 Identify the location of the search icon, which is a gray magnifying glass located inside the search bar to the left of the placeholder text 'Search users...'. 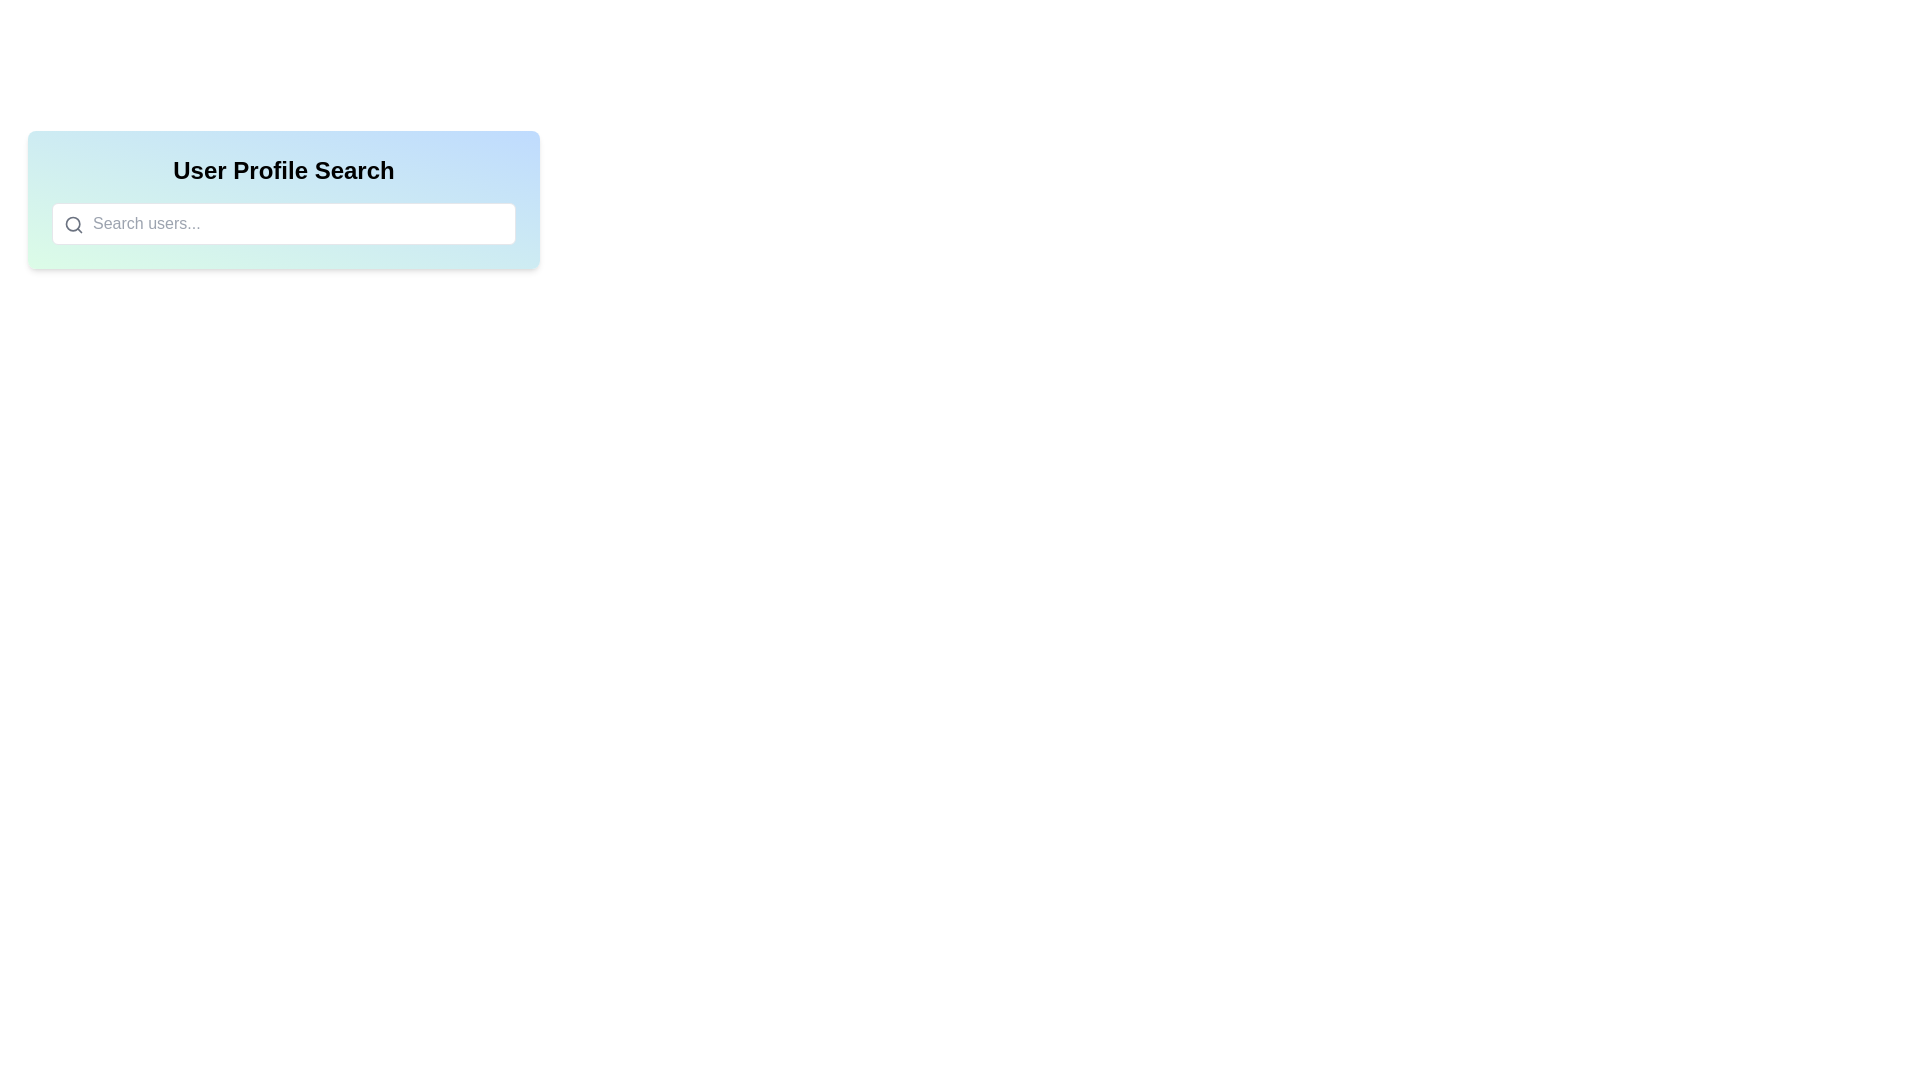
(73, 224).